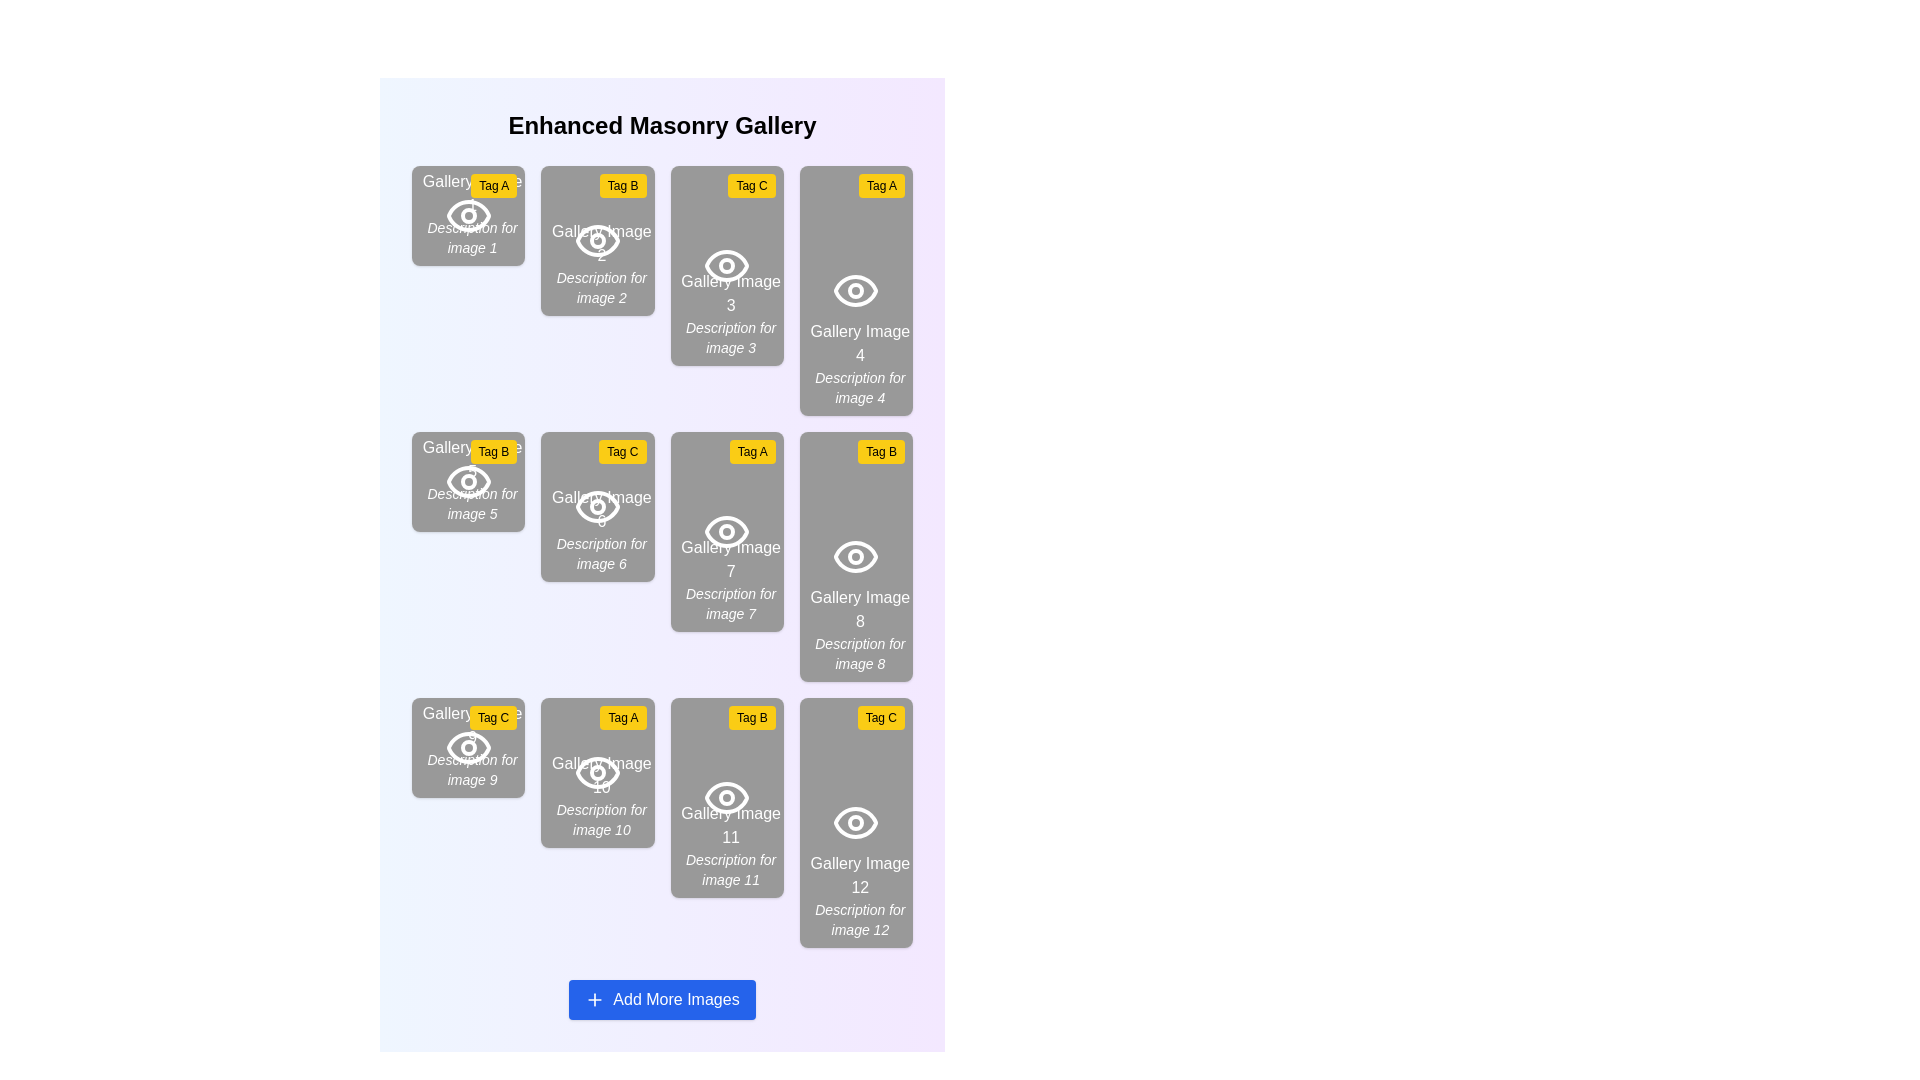  I want to click on the yellow rectangular tag labeled 'Tag A' located in the top-right corner of the 'Gallery Image 7' card, so click(751, 451).